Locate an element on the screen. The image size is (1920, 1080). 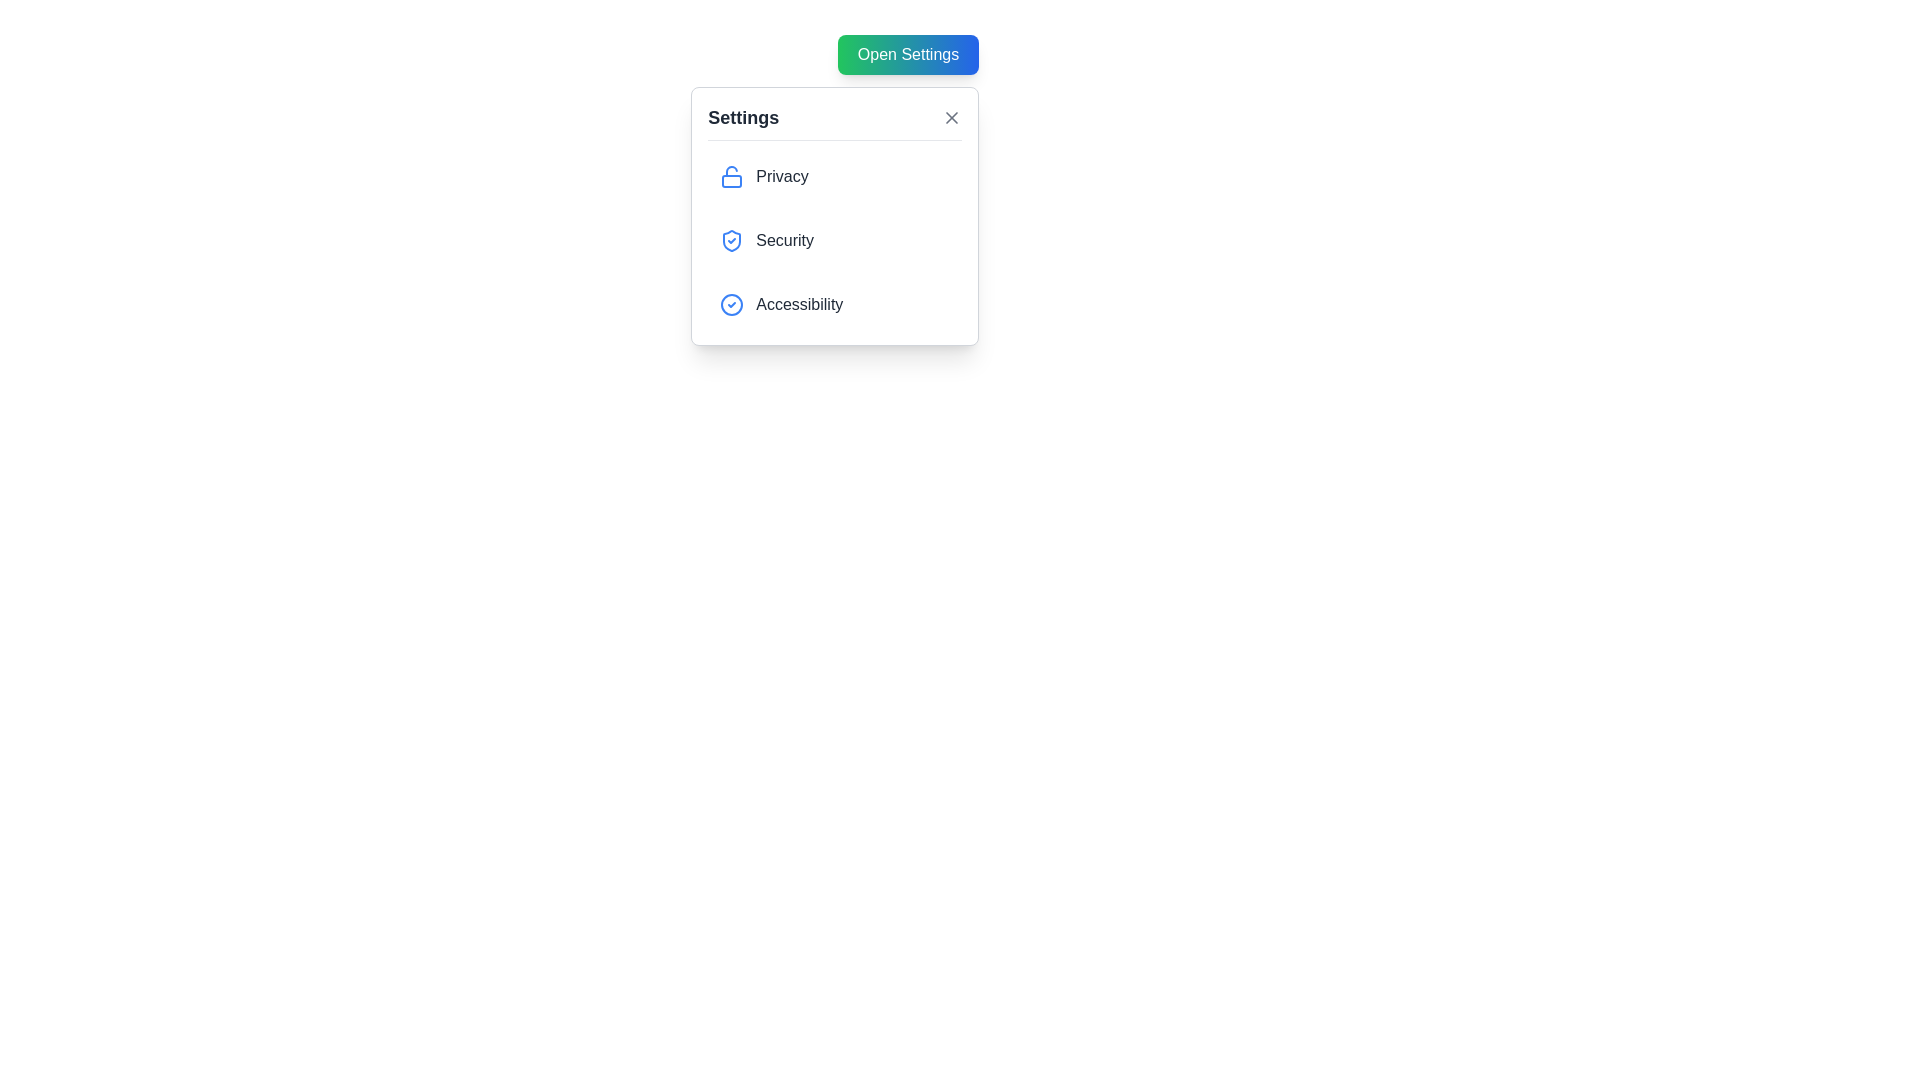
the 'Privacy' menu item in the 'Settings' modal is located at coordinates (835, 176).